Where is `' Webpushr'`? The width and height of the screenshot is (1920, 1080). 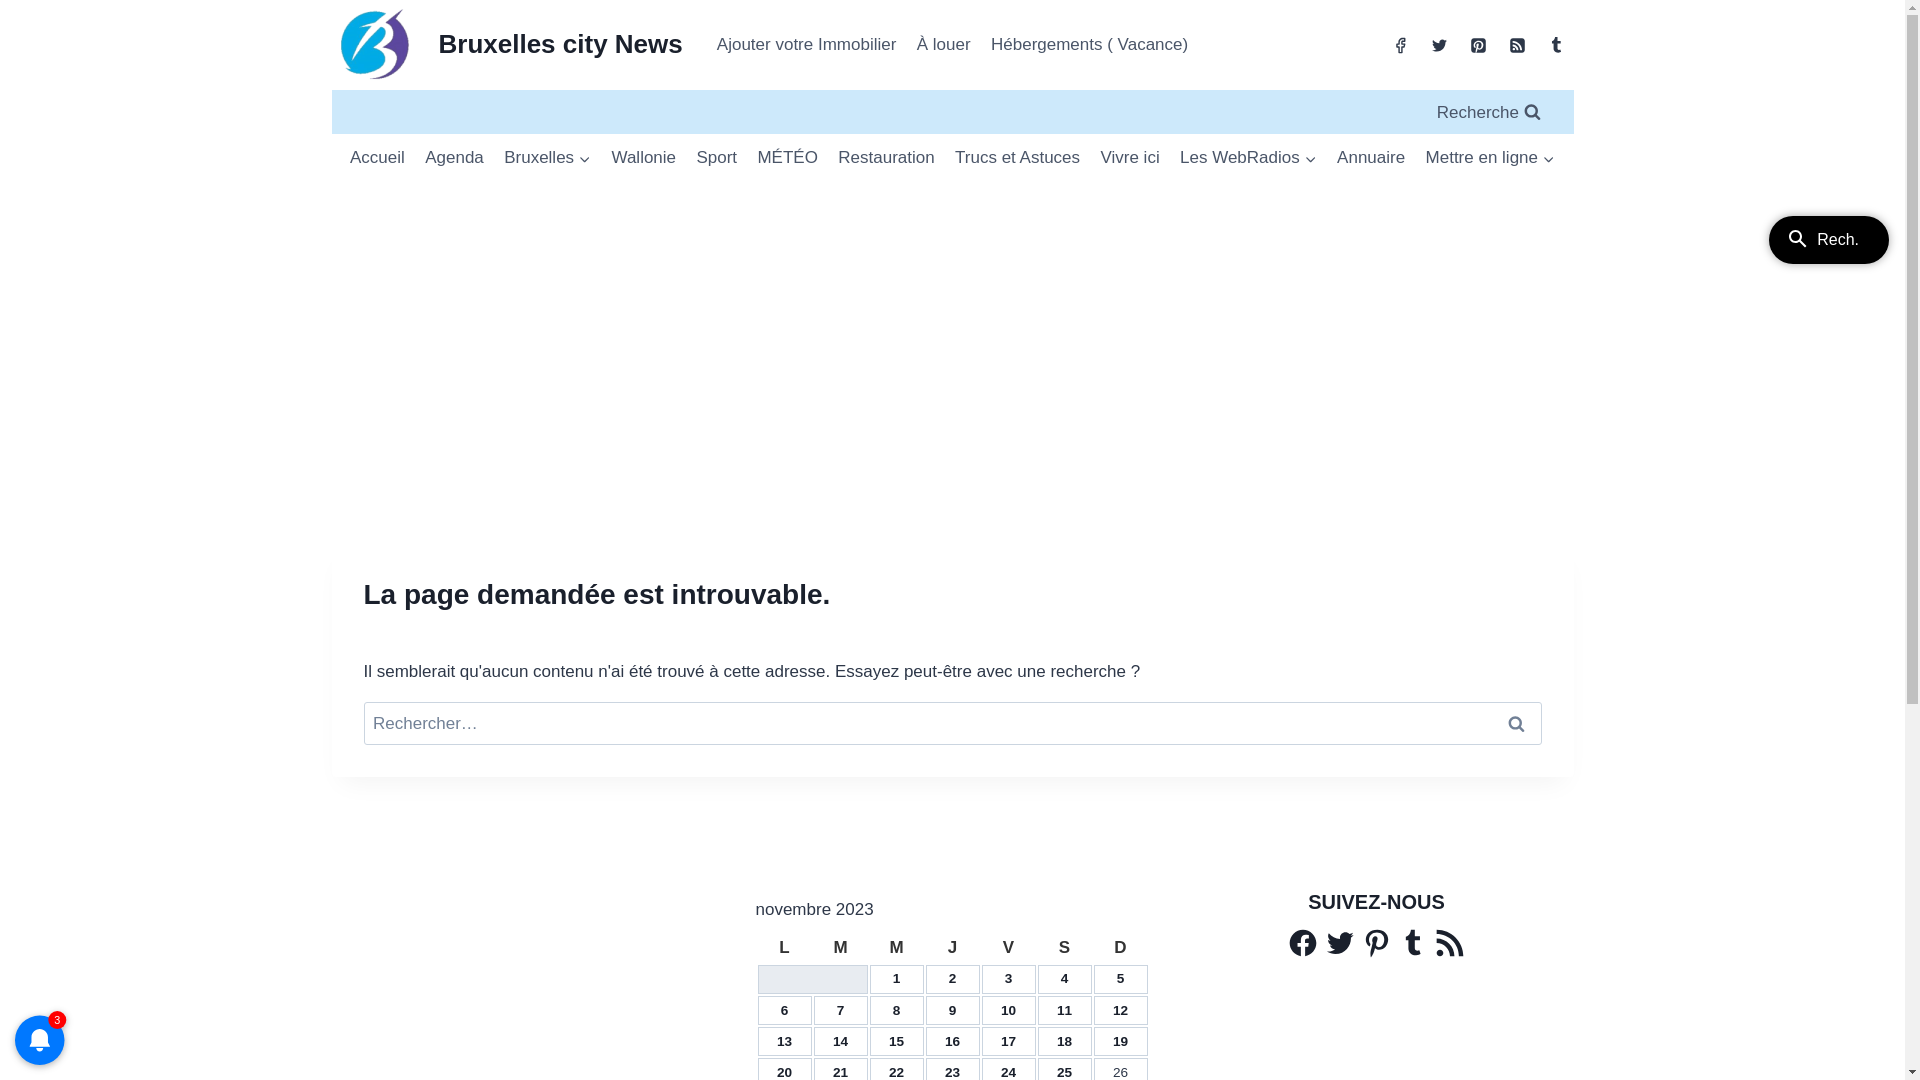 ' Webpushr' is located at coordinates (39, 1010).